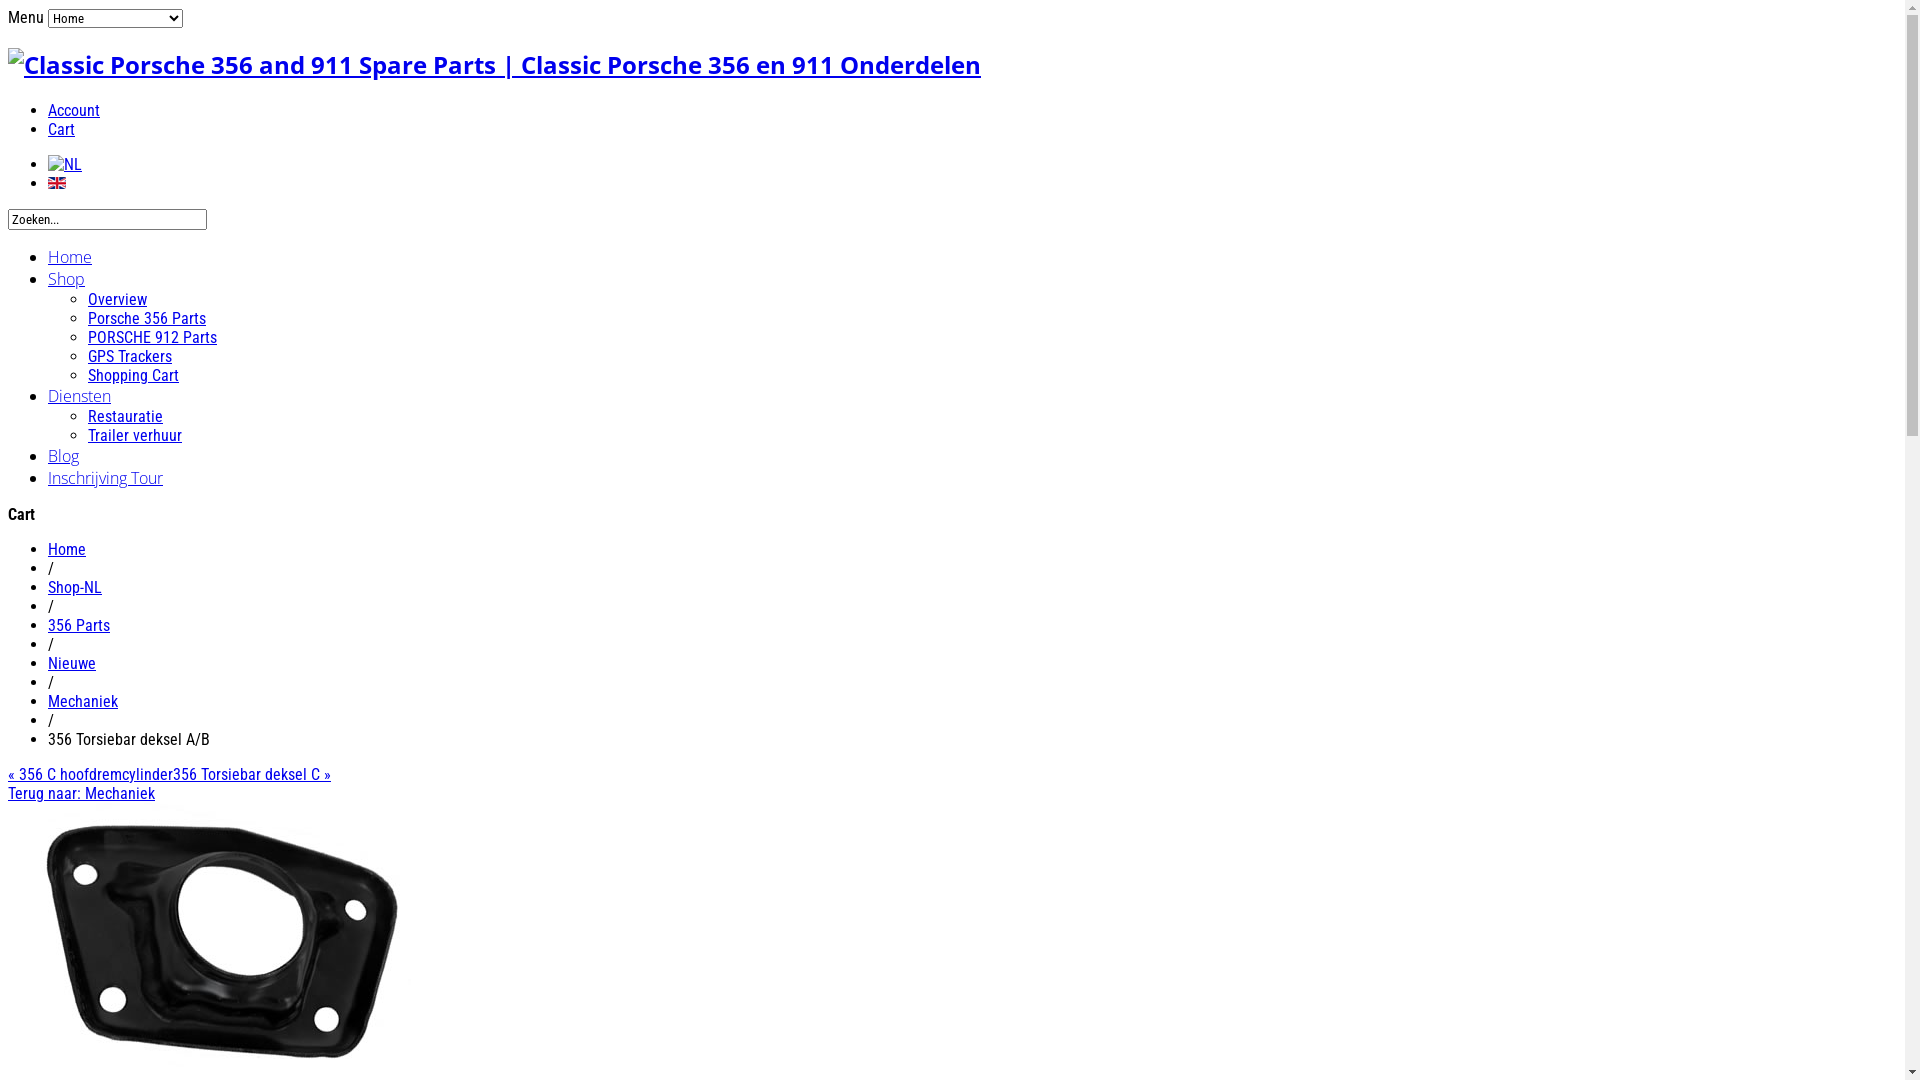 The image size is (1920, 1080). Describe the element at coordinates (81, 700) in the screenshot. I see `'Mechaniek'` at that location.